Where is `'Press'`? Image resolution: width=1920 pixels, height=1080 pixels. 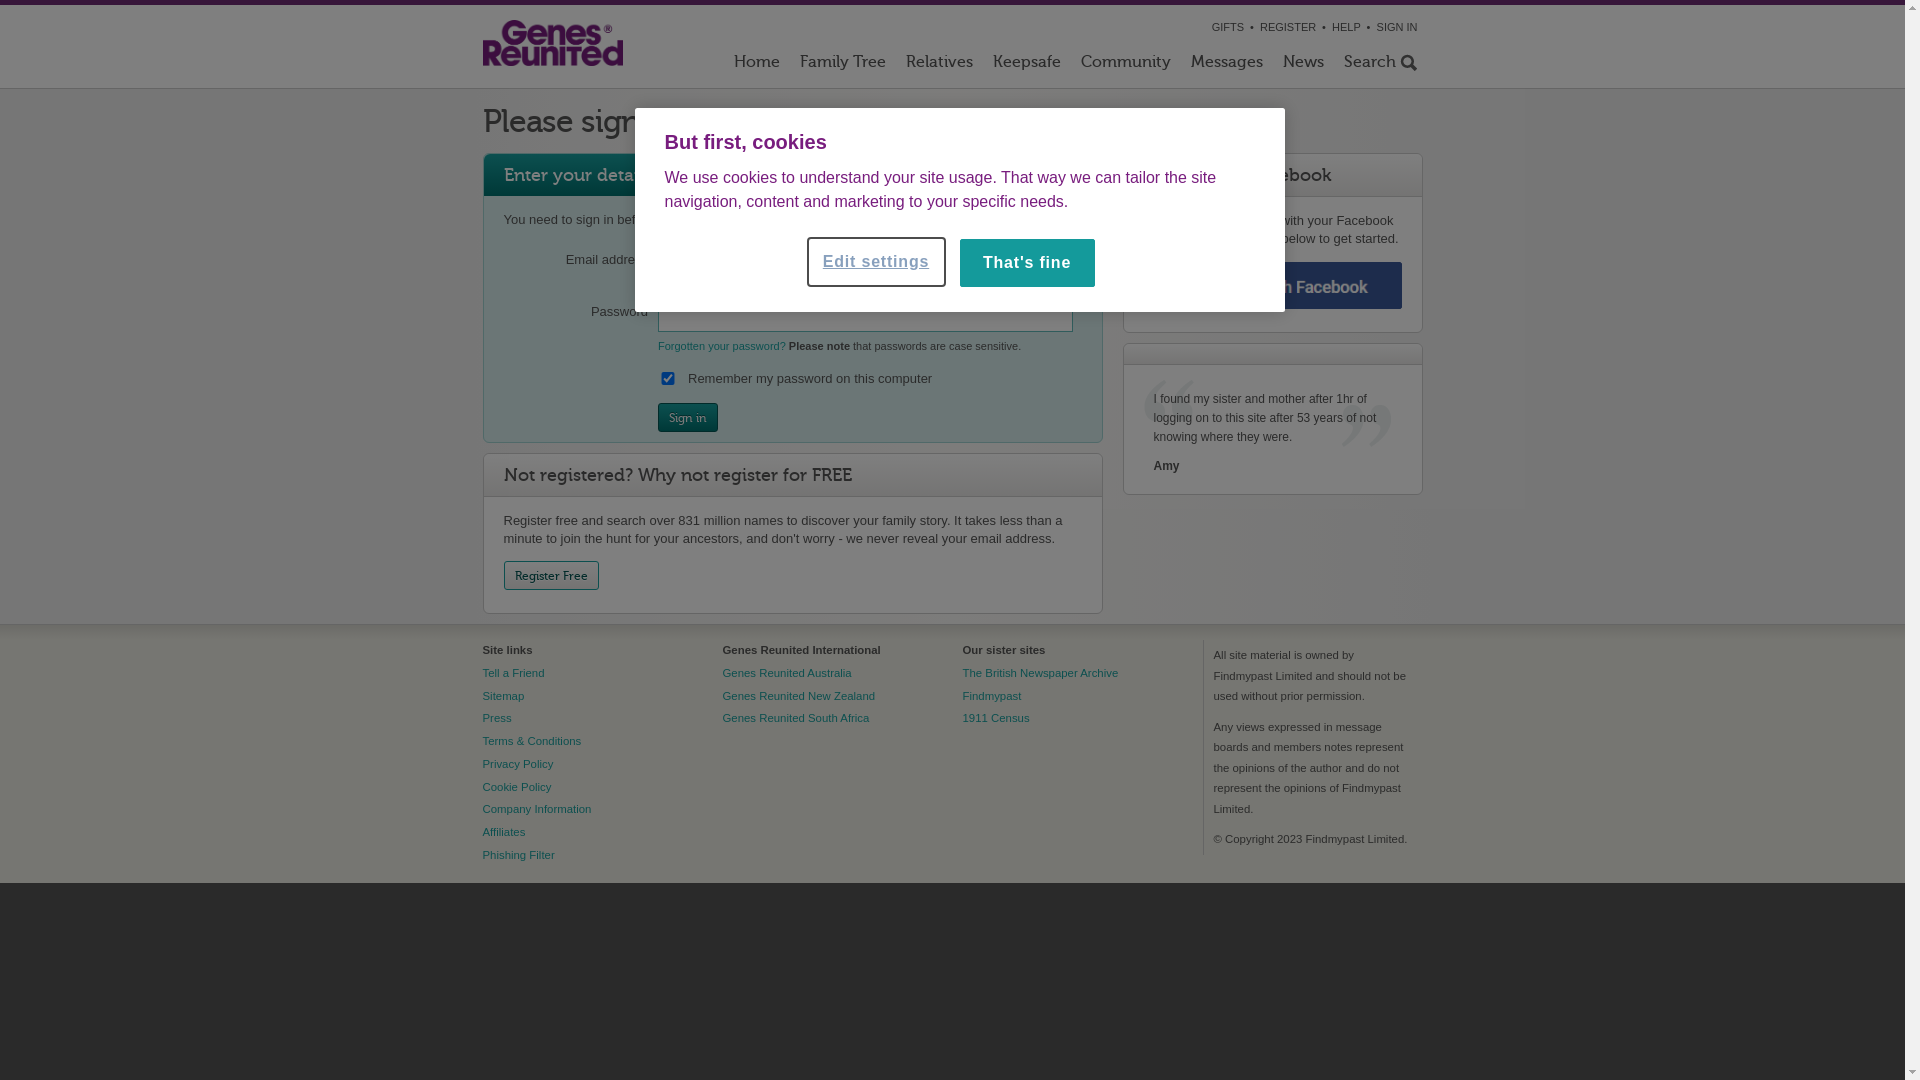 'Press' is located at coordinates (481, 716).